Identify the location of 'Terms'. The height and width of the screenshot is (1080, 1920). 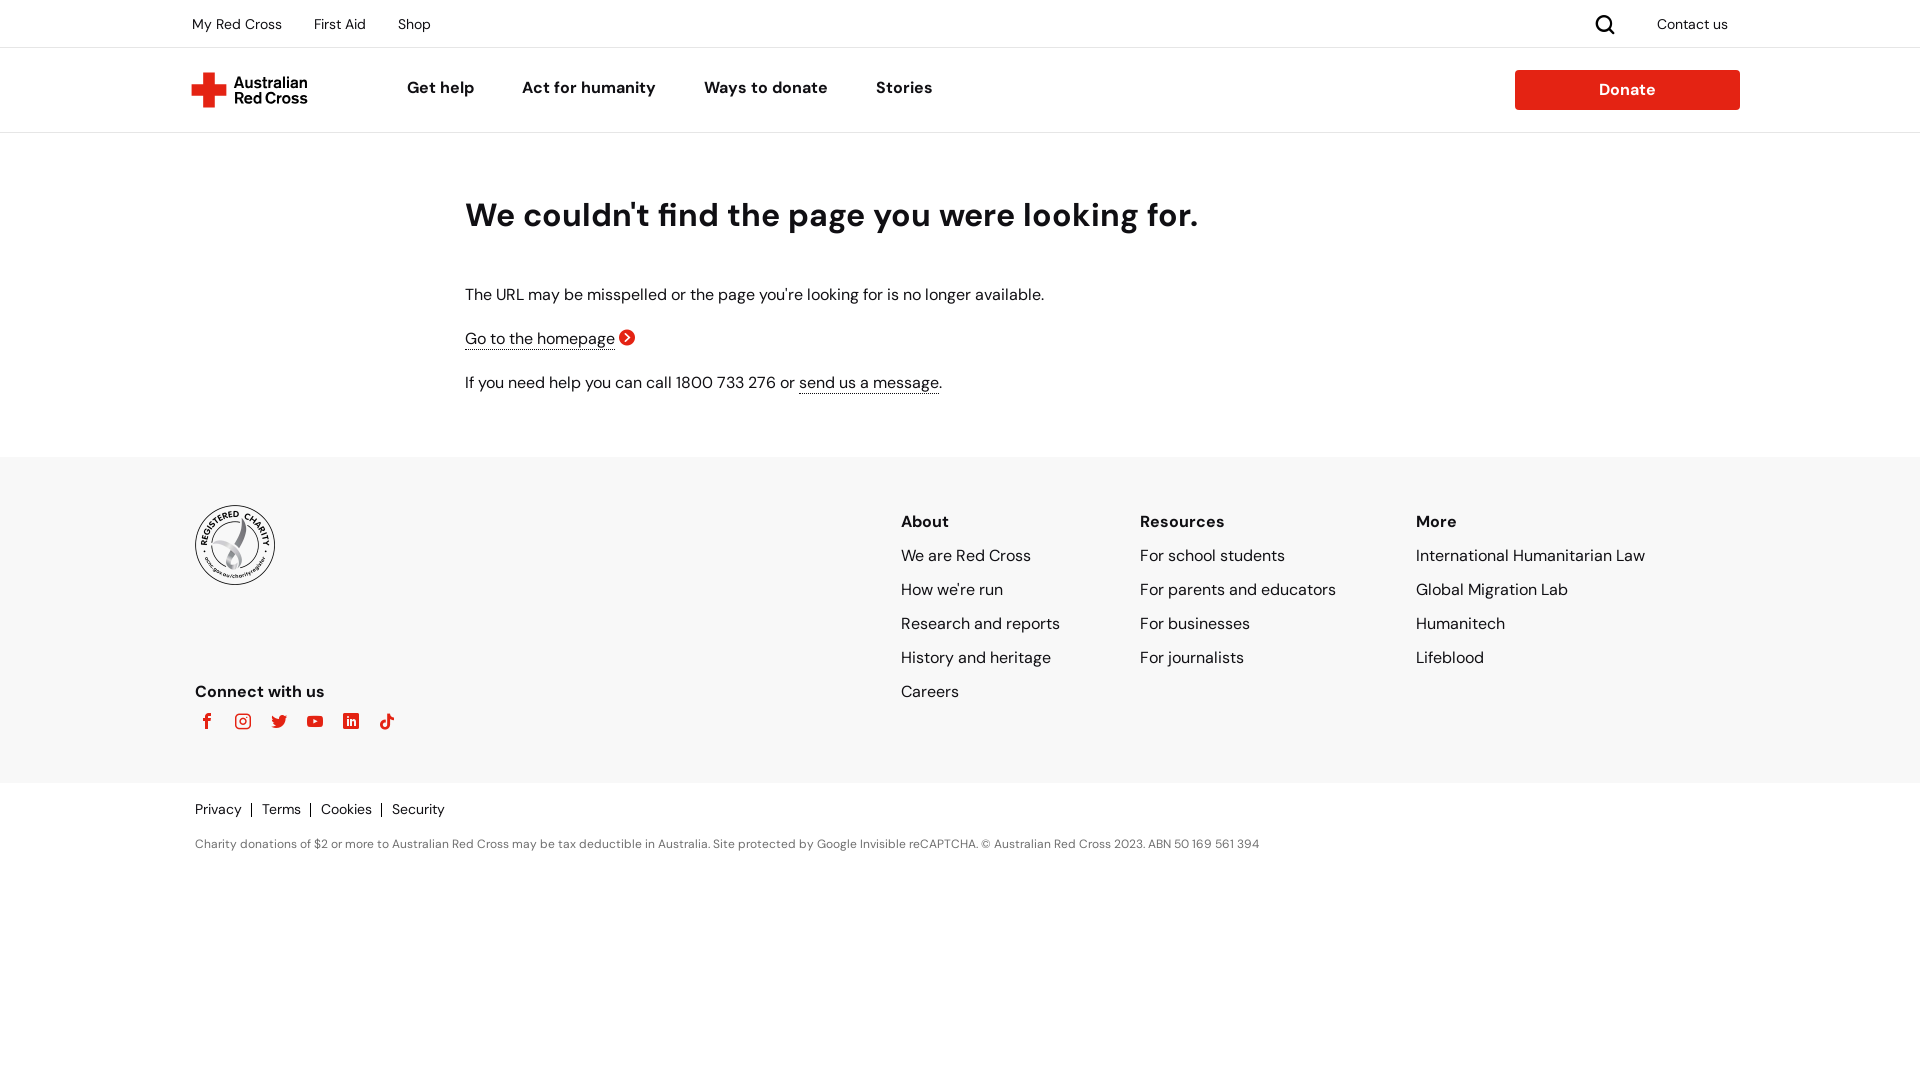
(290, 808).